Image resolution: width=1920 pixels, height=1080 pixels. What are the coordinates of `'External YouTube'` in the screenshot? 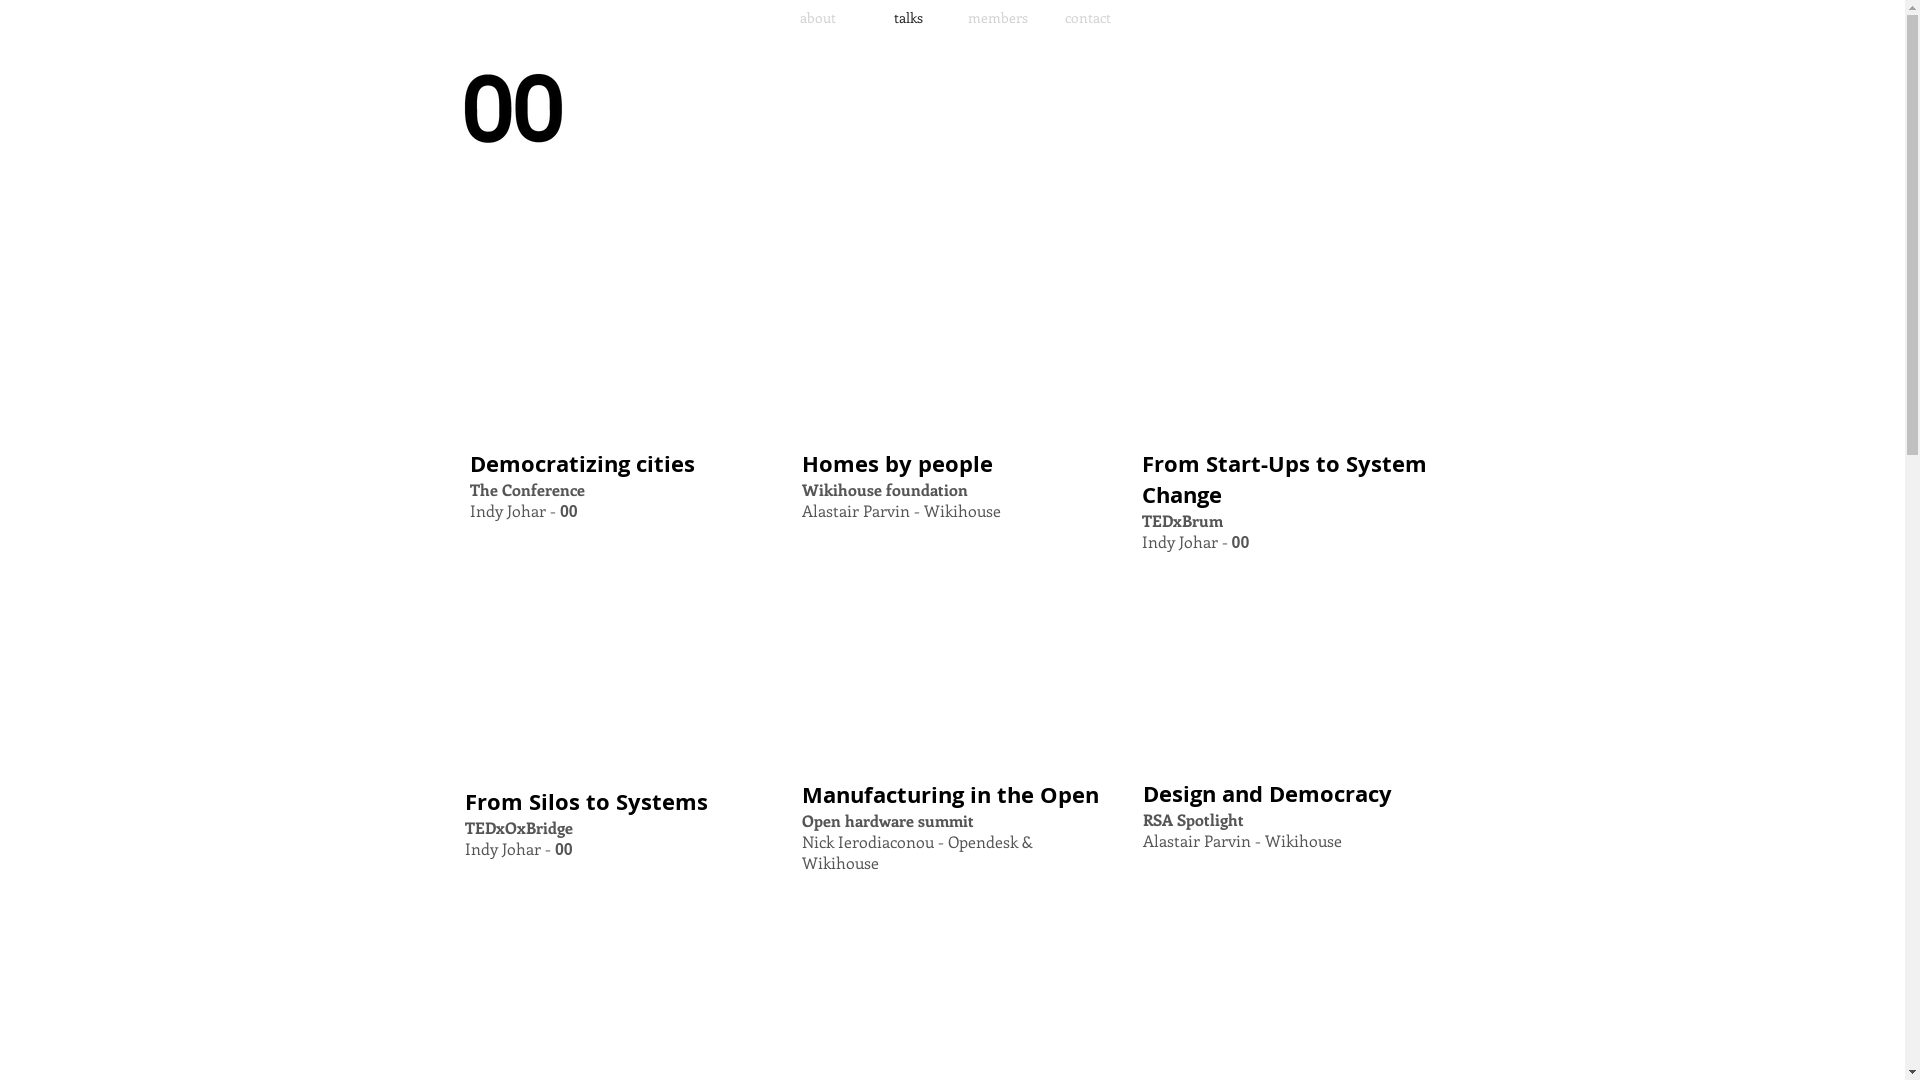 It's located at (612, 333).